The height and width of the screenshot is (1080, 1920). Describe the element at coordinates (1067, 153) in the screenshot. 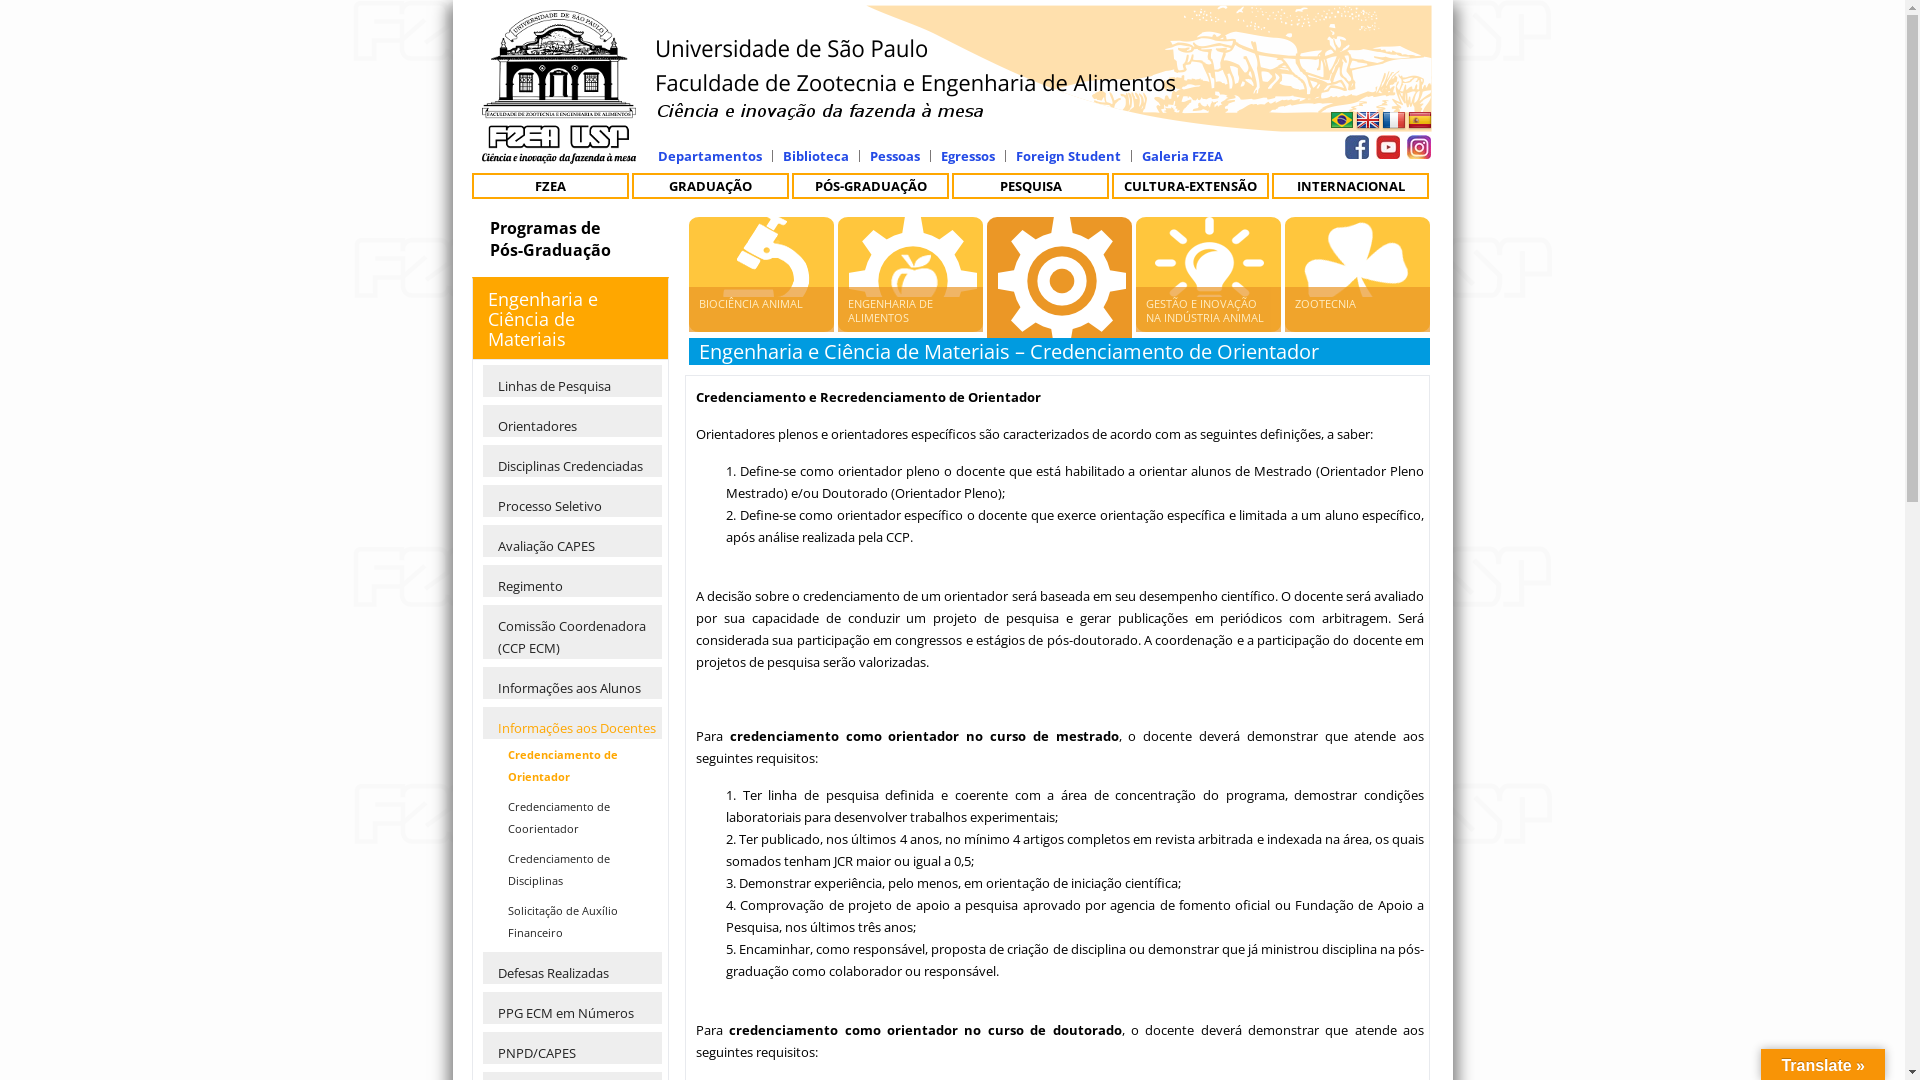

I see `'Foreign Student'` at that location.